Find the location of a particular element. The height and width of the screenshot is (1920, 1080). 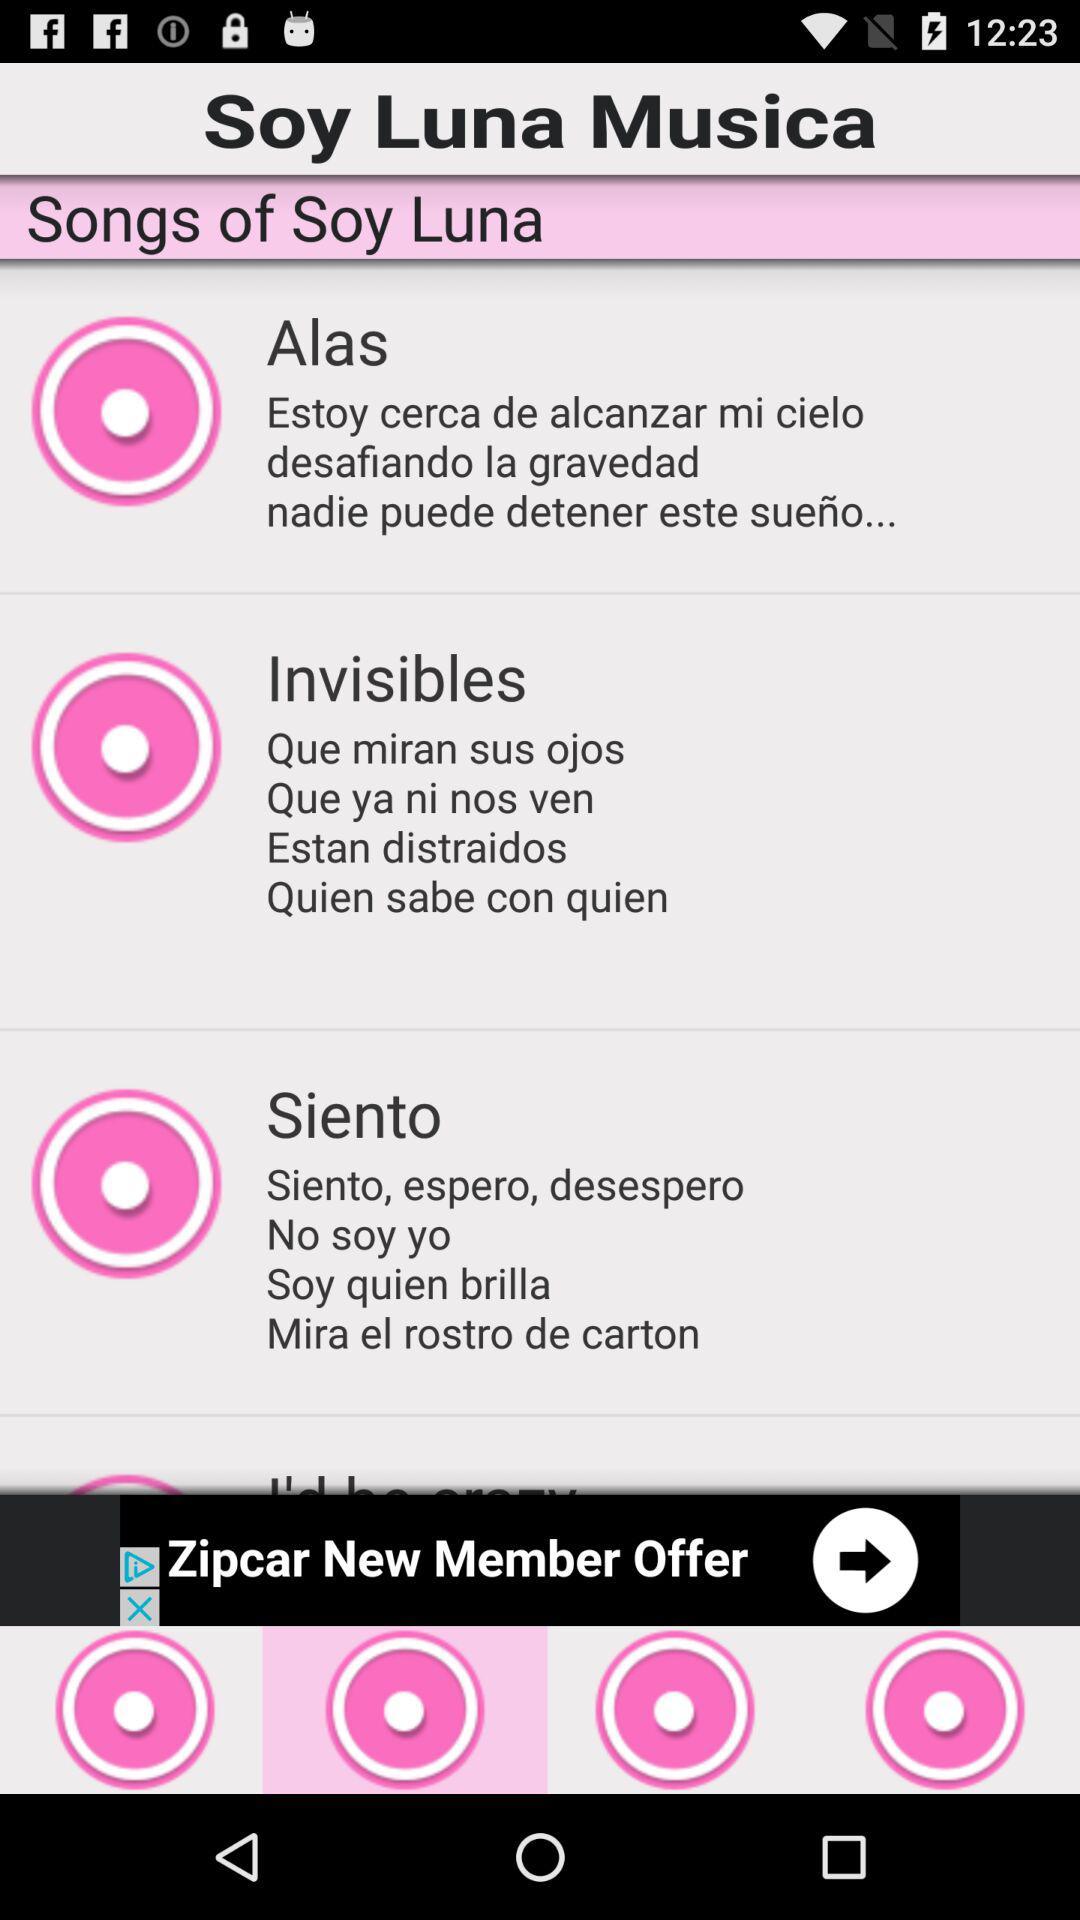

advertisement is located at coordinates (540, 1559).